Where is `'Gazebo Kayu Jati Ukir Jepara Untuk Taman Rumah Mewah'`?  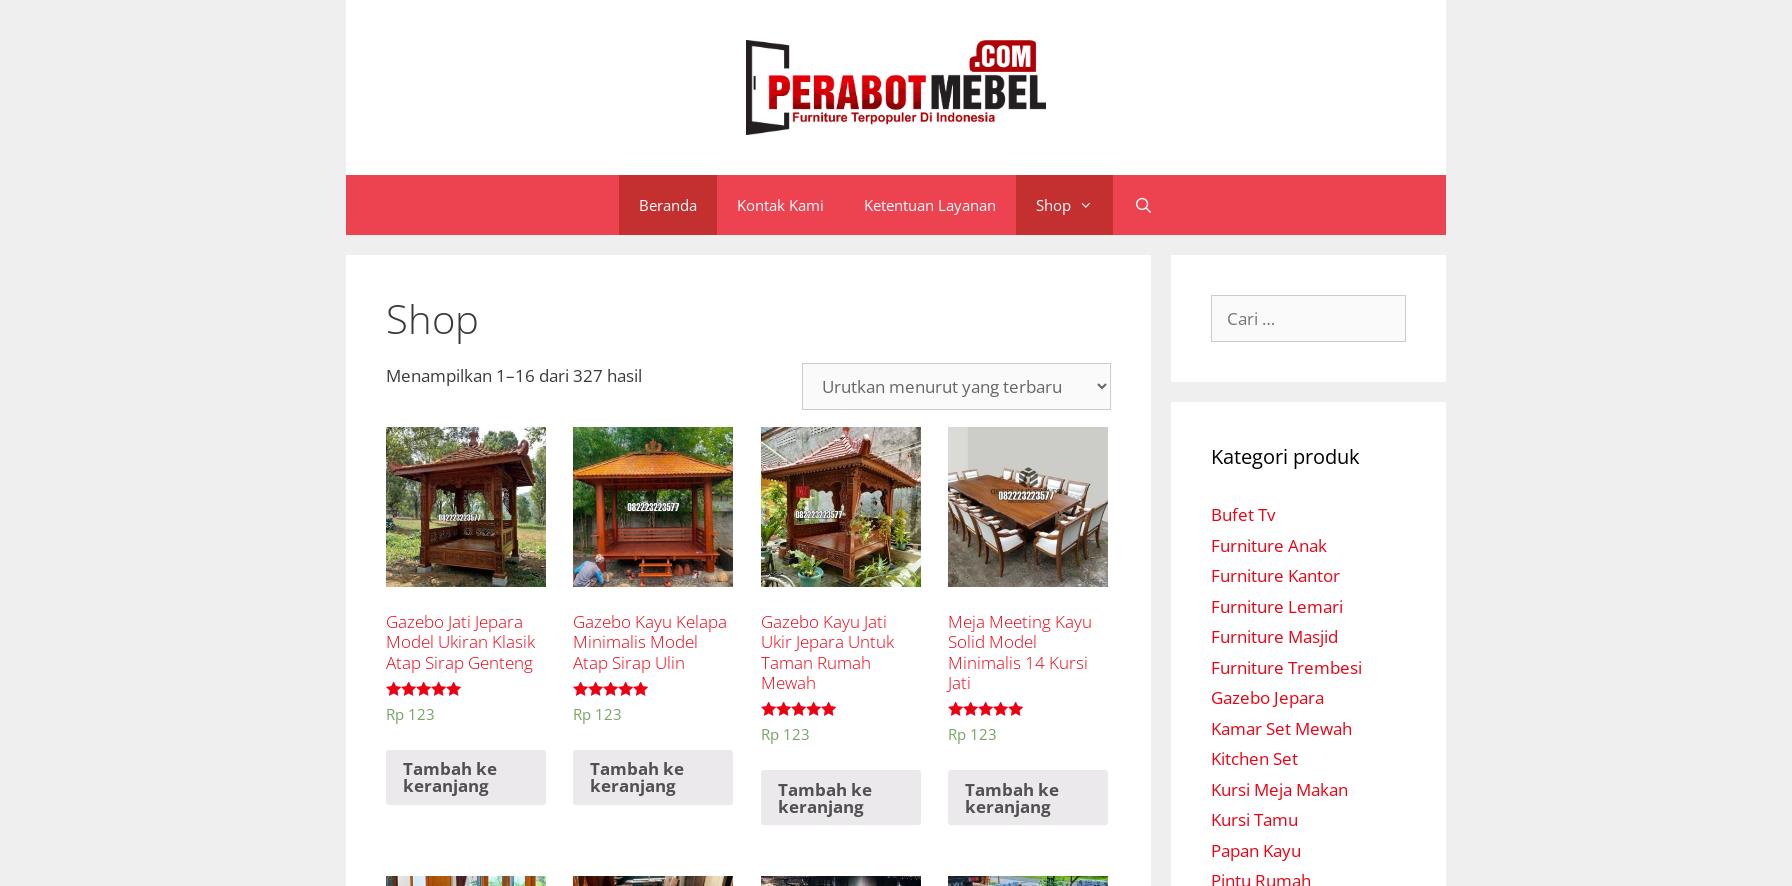
'Gazebo Kayu Jati Ukir Jepara Untuk Taman Rumah Mewah' is located at coordinates (826, 652).